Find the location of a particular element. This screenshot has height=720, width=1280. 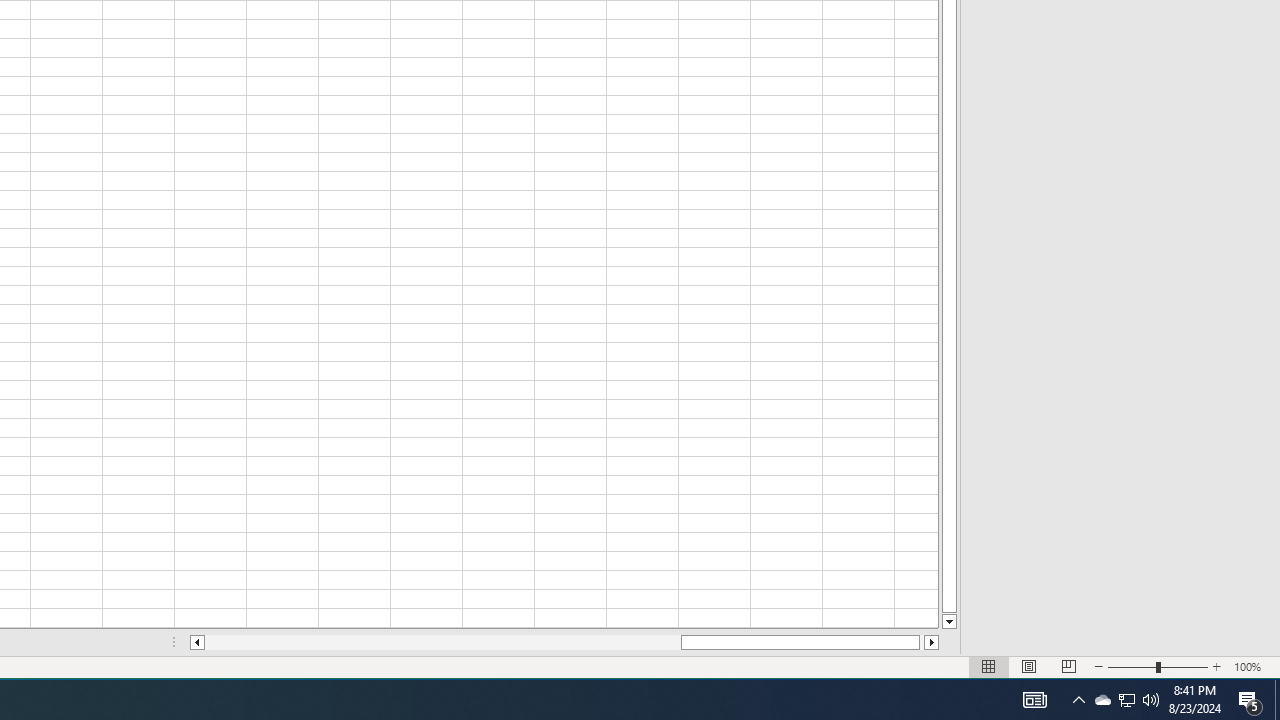

'AutomationID: 4105' is located at coordinates (1034, 698).